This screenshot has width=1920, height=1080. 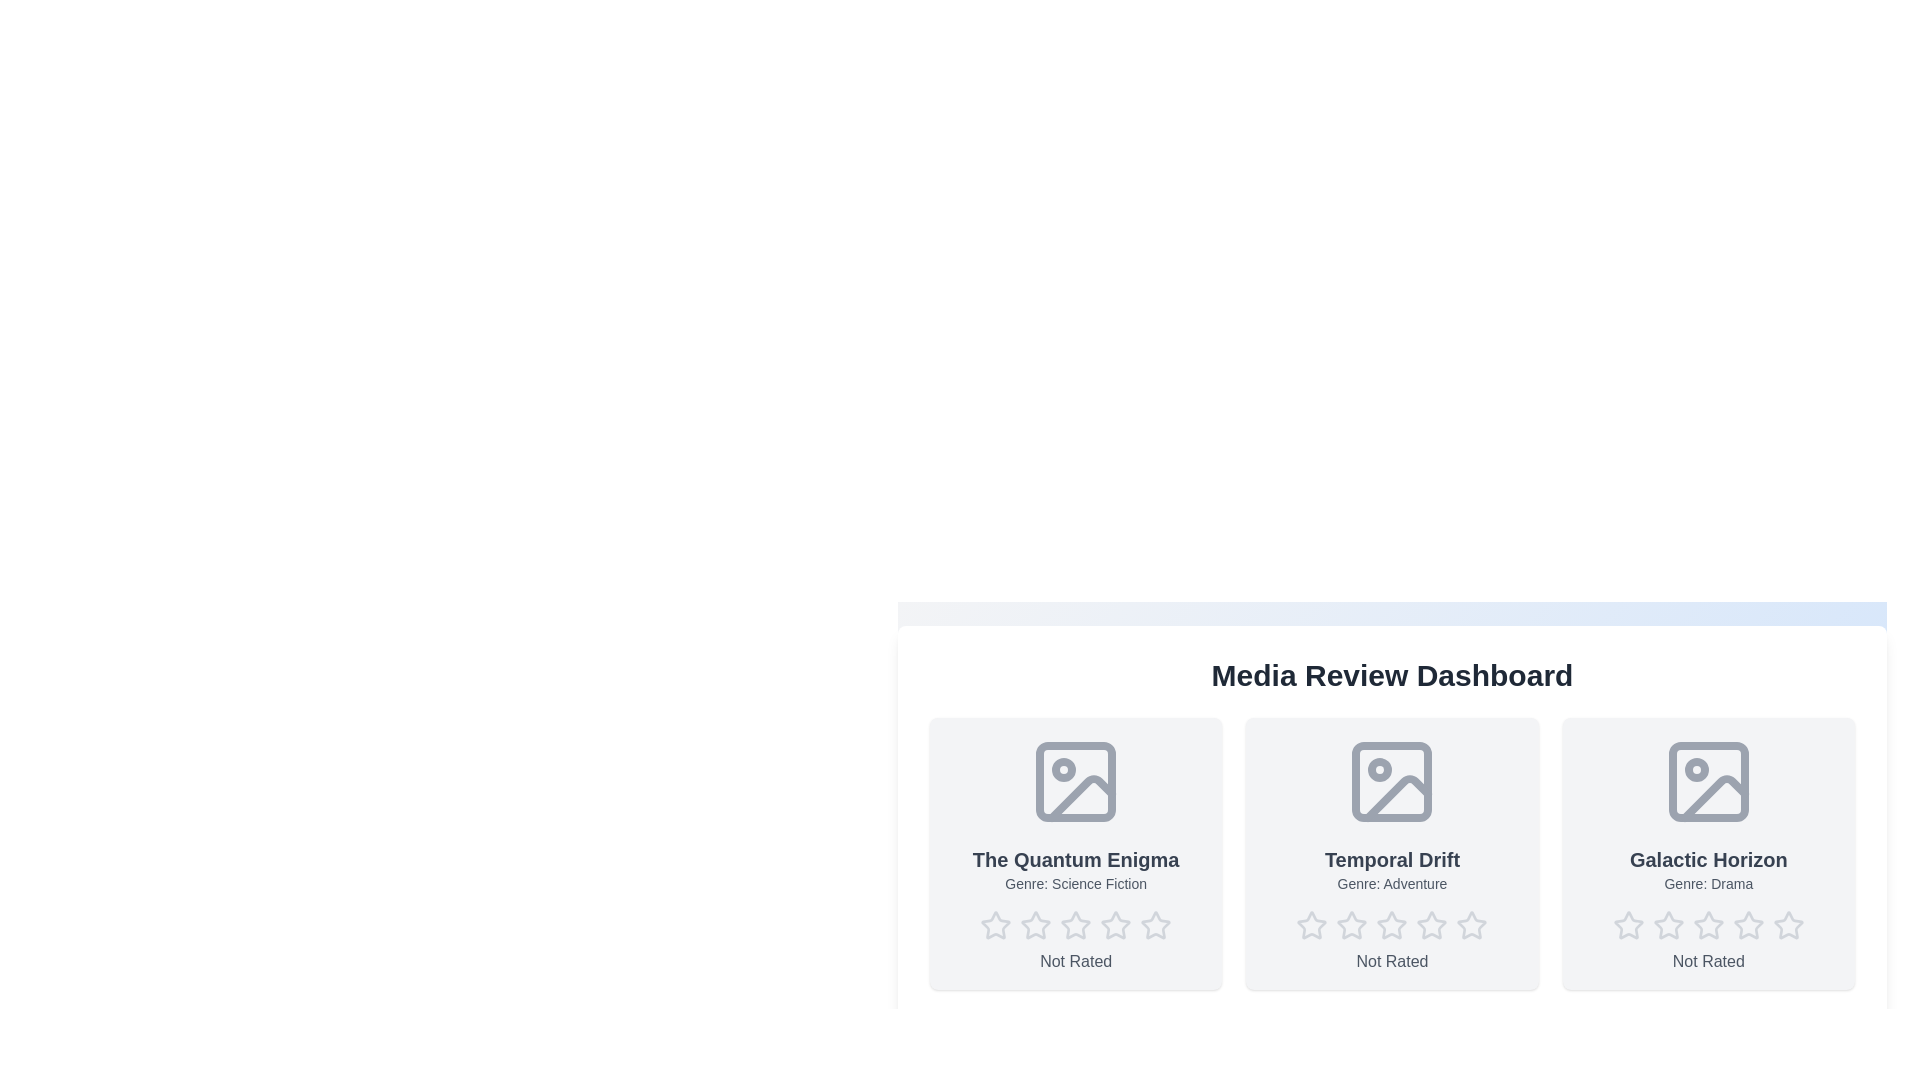 What do you see at coordinates (1391, 859) in the screenshot?
I see `the title of the media item Temporal Drift to select or highlight it` at bounding box center [1391, 859].